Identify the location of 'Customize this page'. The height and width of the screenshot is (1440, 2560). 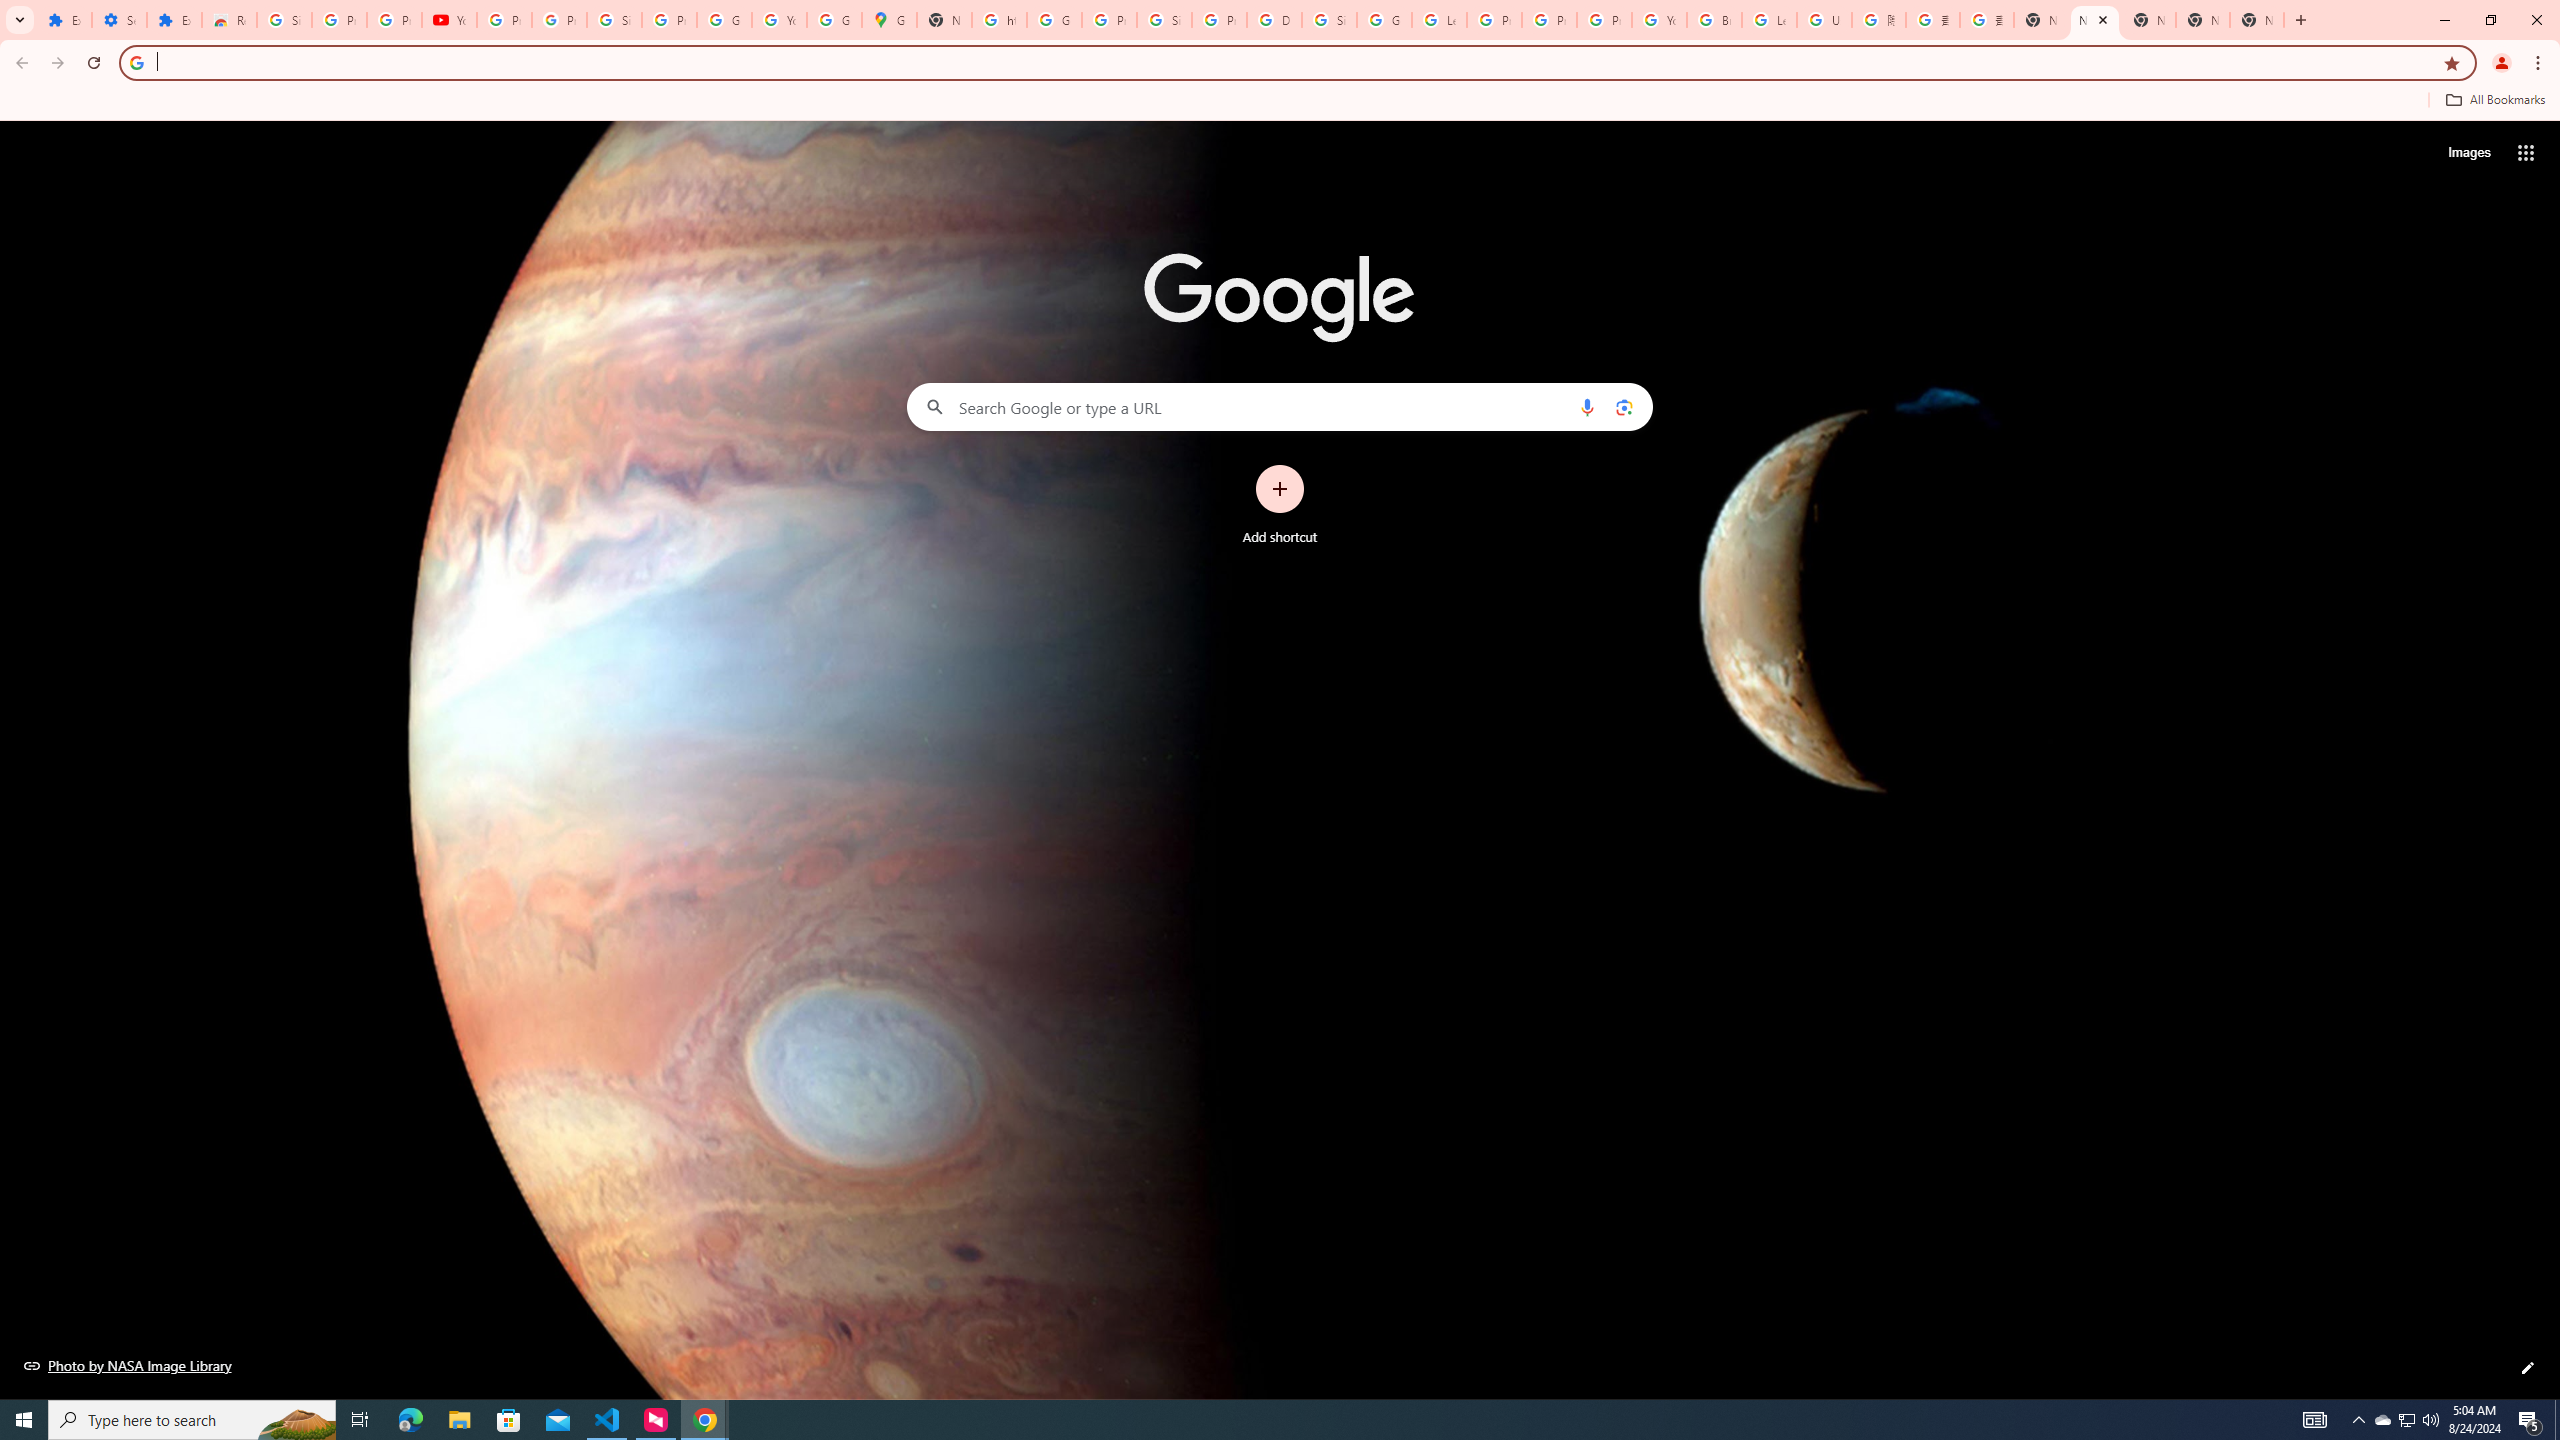
(2527, 1367).